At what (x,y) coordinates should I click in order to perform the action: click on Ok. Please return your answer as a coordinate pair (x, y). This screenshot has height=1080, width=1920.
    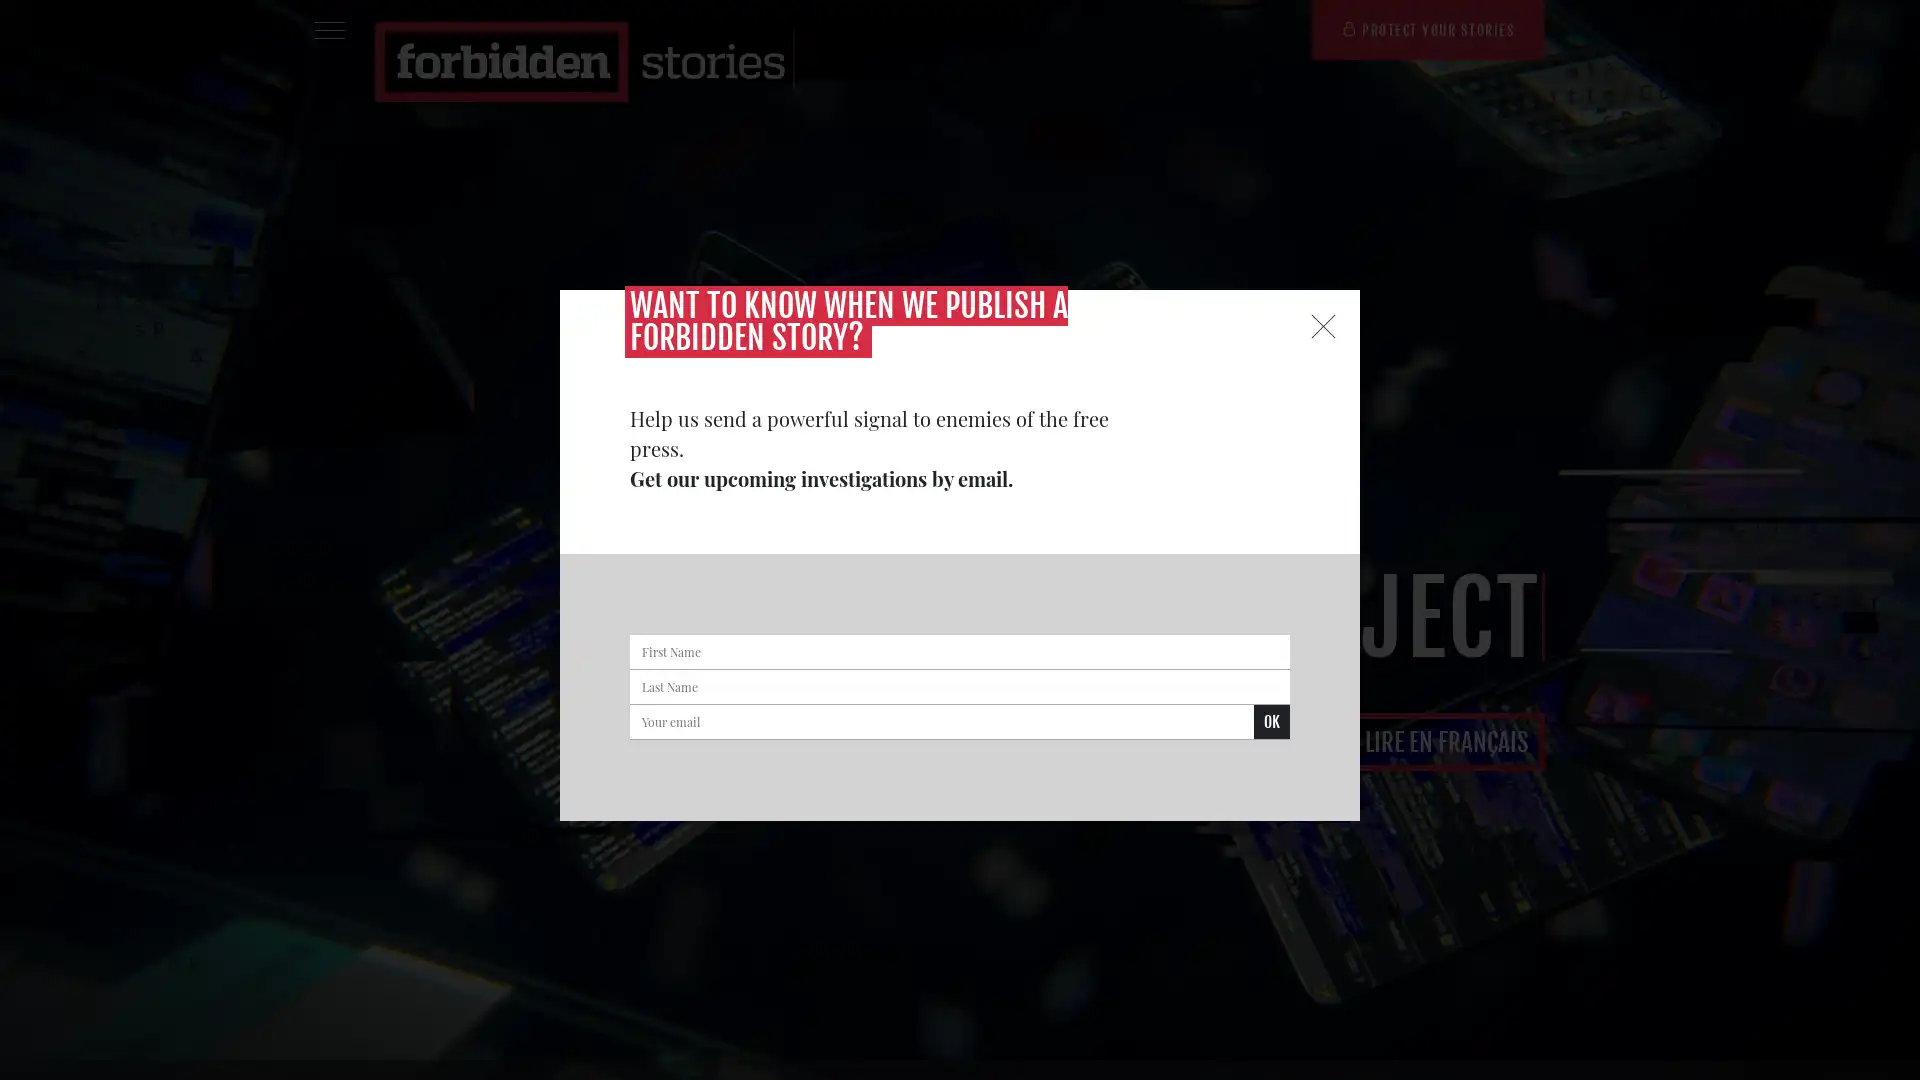
    Looking at the image, I should click on (1271, 722).